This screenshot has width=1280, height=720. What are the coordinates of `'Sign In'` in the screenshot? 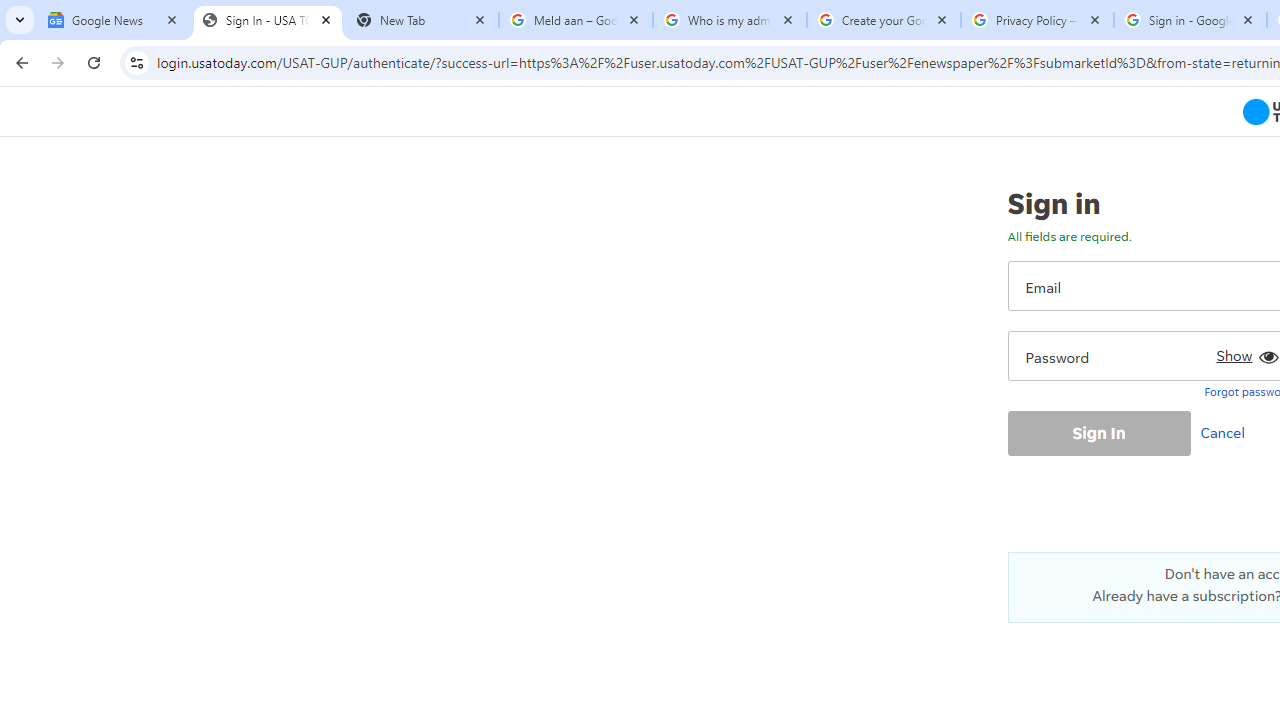 It's located at (1097, 431).